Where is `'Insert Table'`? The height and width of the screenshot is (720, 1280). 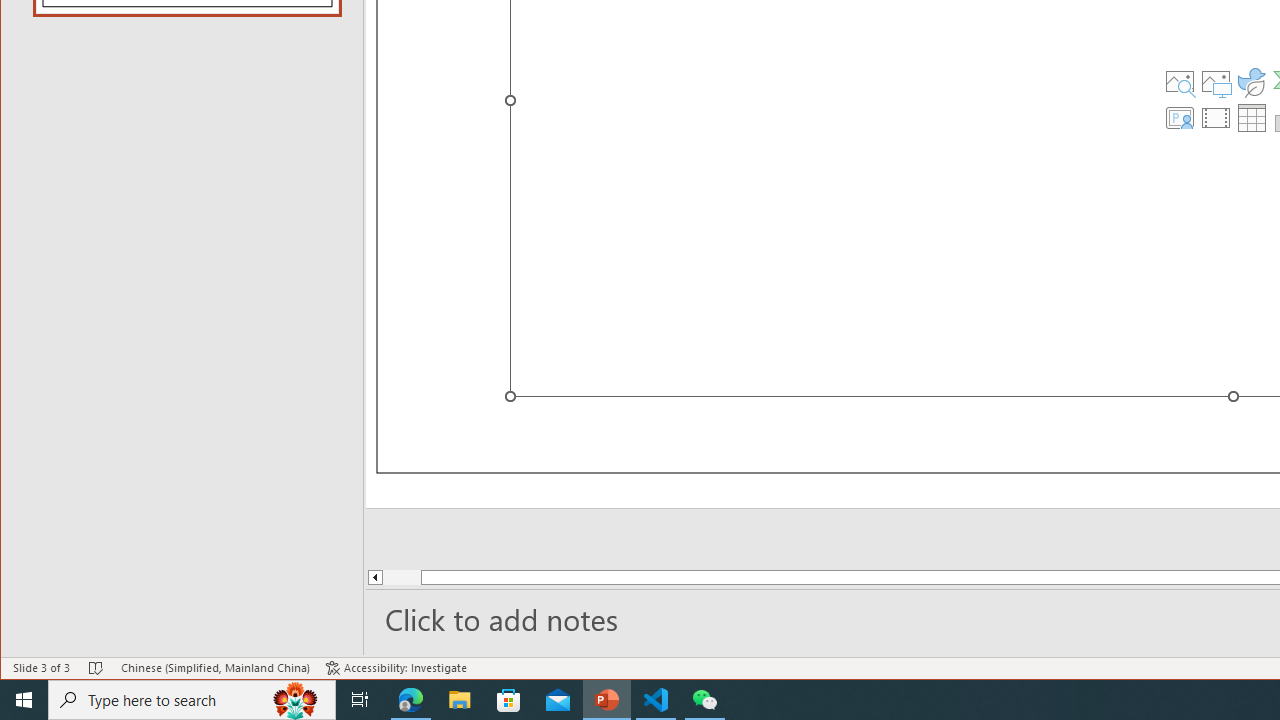
'Insert Table' is located at coordinates (1251, 118).